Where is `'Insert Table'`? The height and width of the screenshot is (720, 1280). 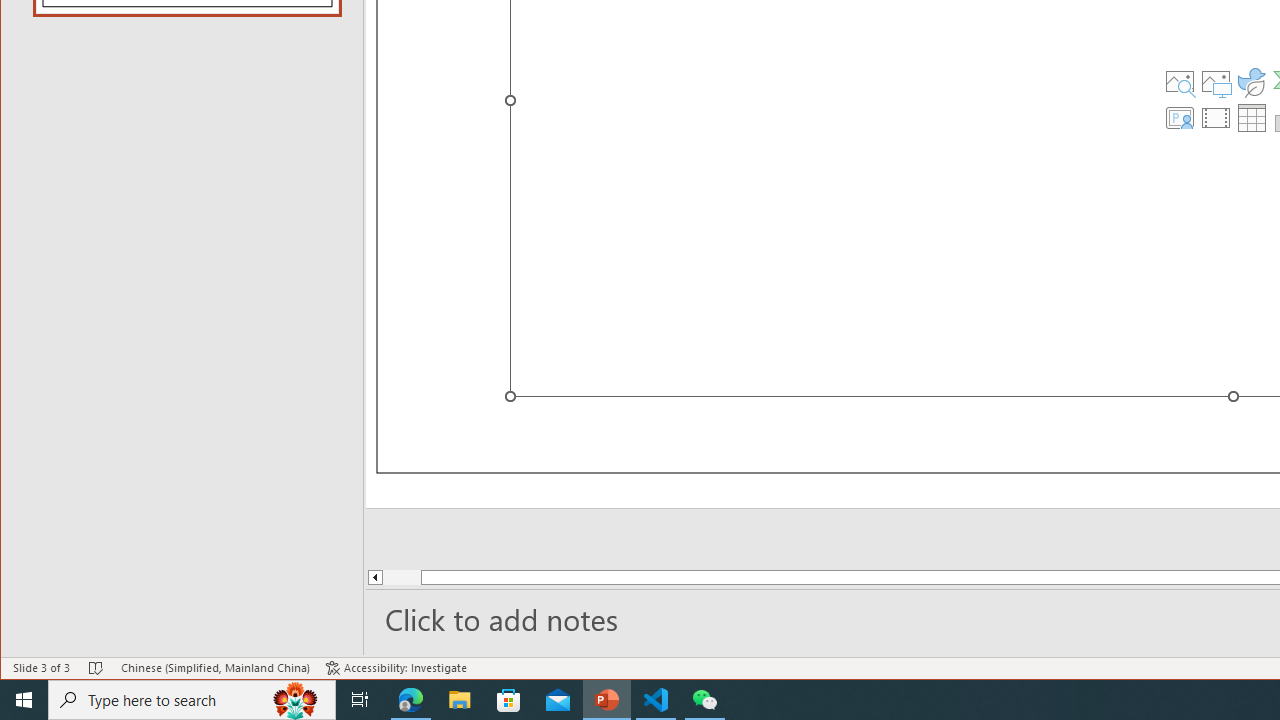
'Insert Table' is located at coordinates (1251, 118).